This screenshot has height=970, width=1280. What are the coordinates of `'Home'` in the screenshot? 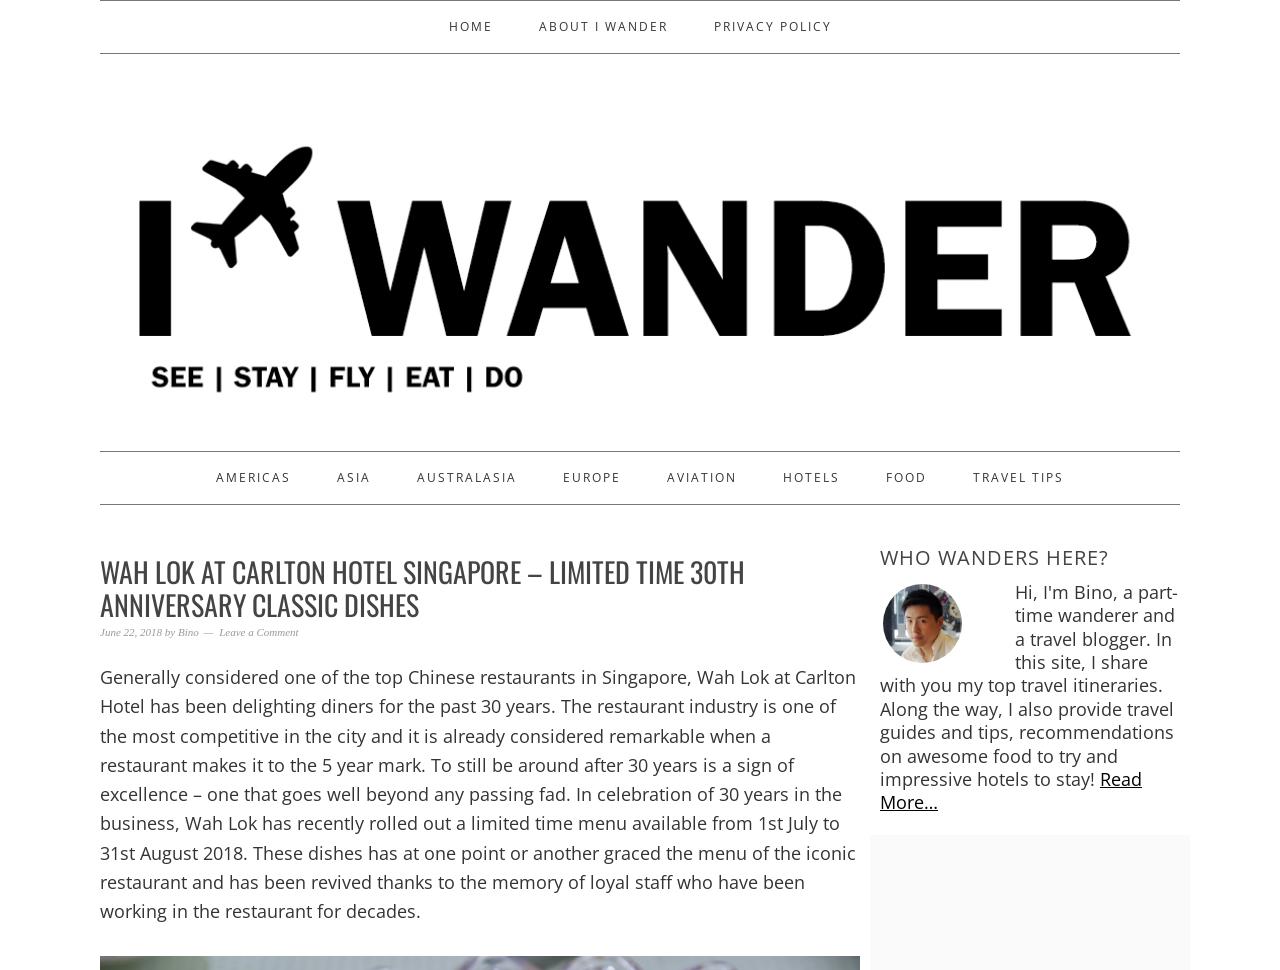 It's located at (447, 26).